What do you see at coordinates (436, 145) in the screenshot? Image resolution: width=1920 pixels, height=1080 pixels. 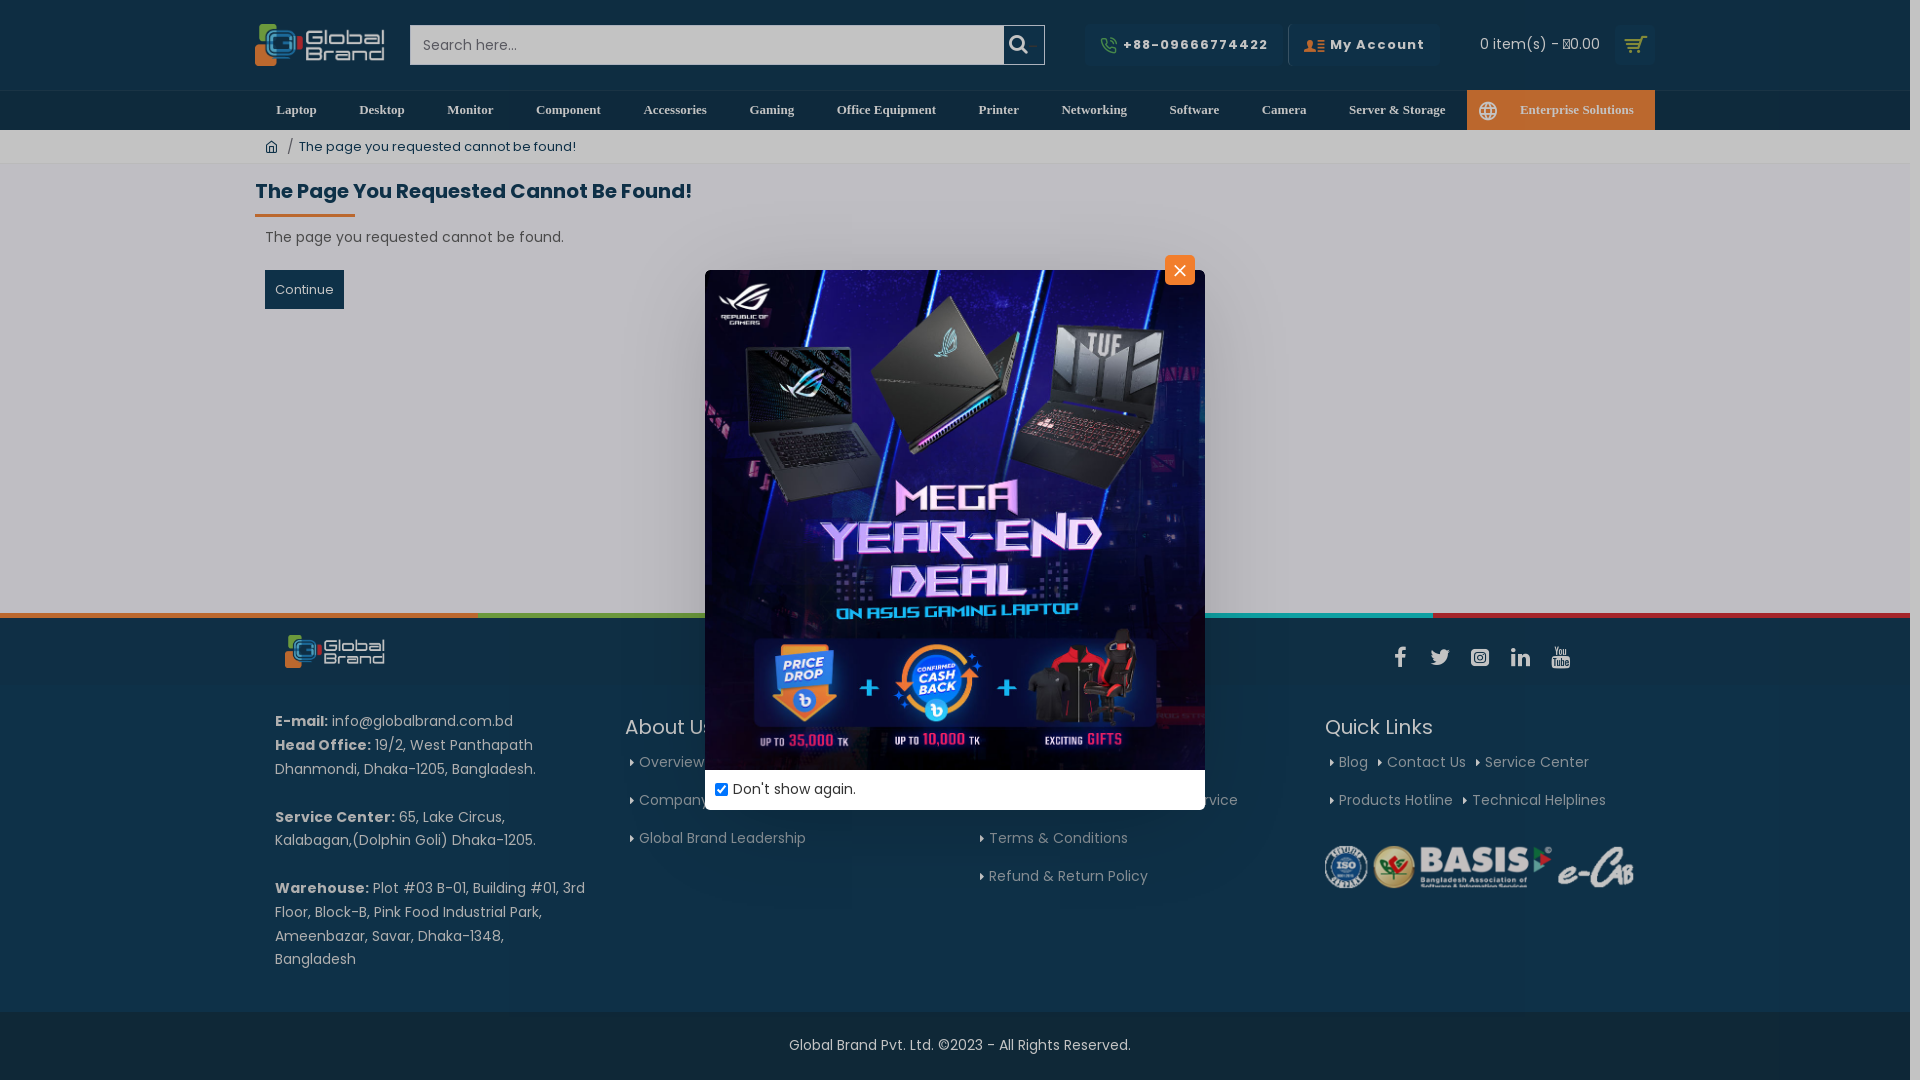 I see `'The page you requested cannot be found!'` at bounding box center [436, 145].